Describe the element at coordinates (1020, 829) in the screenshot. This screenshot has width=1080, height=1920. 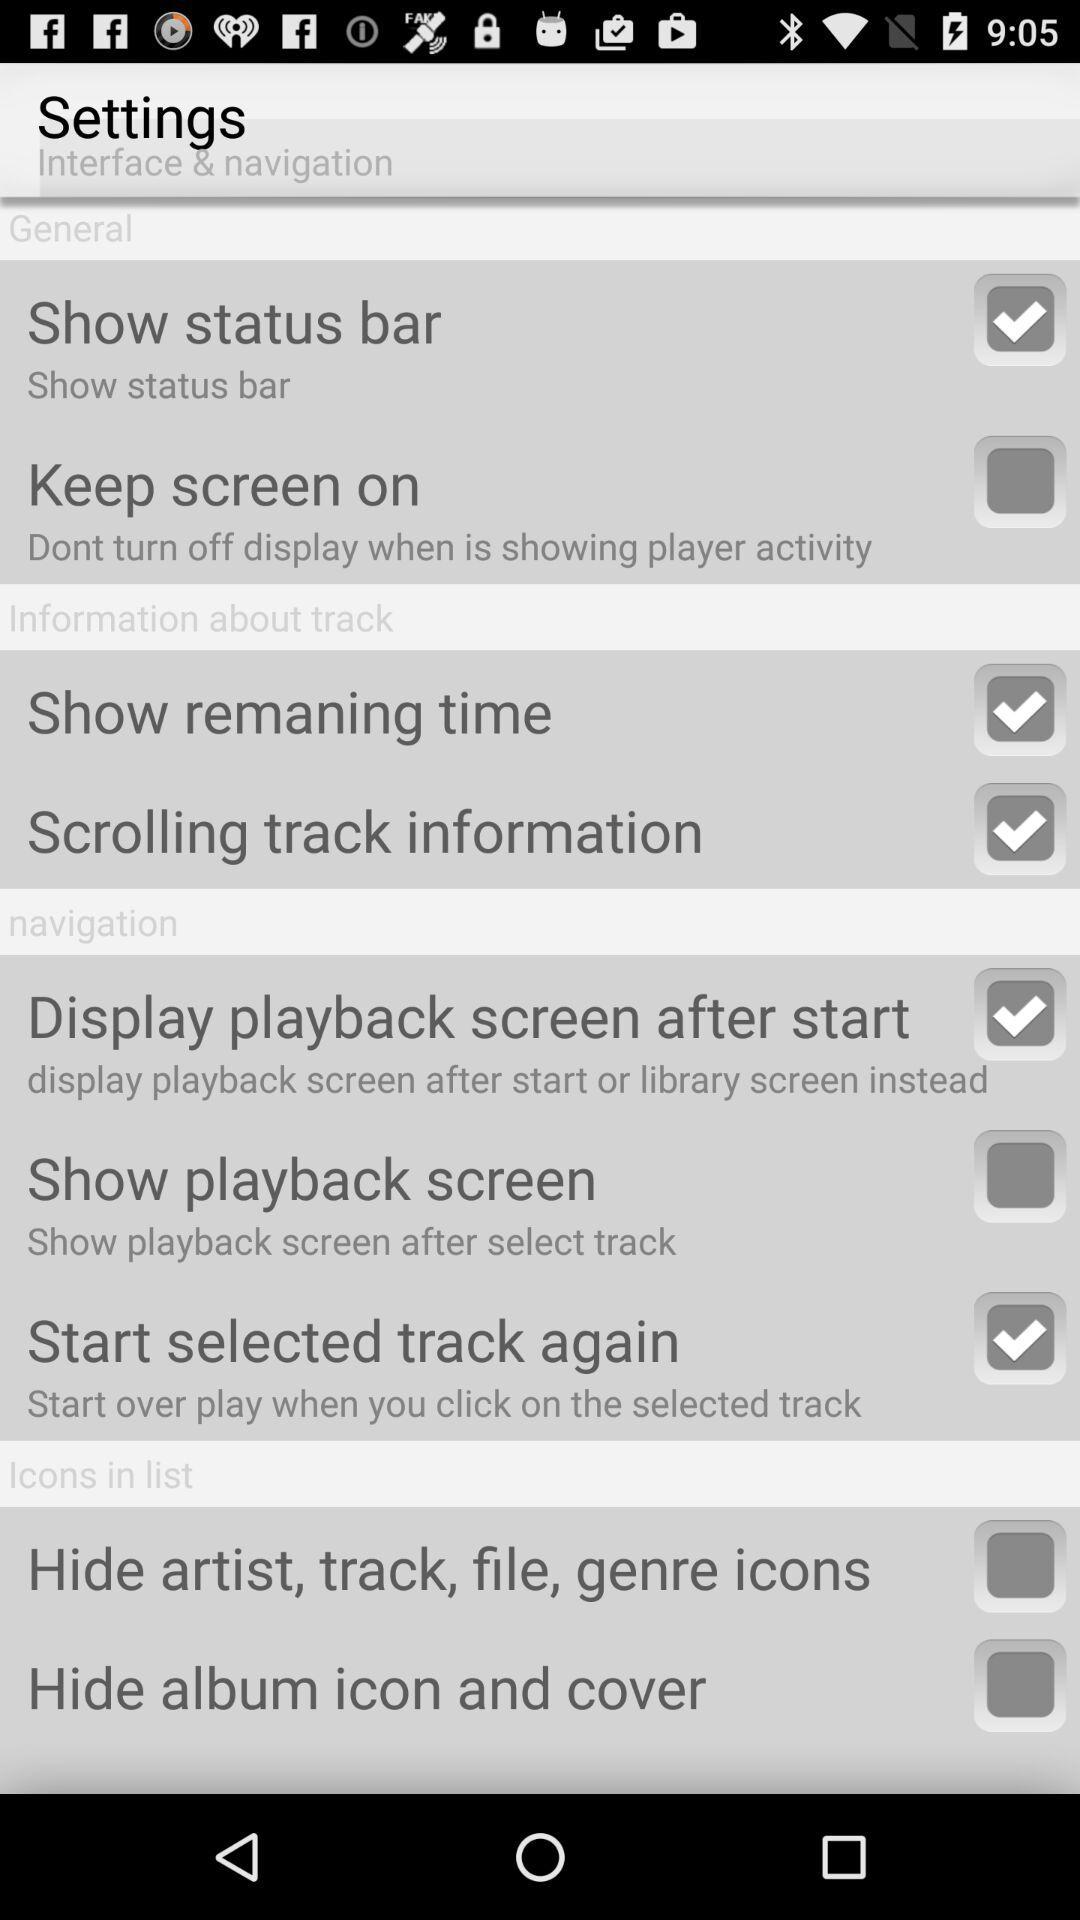
I see `option` at that location.